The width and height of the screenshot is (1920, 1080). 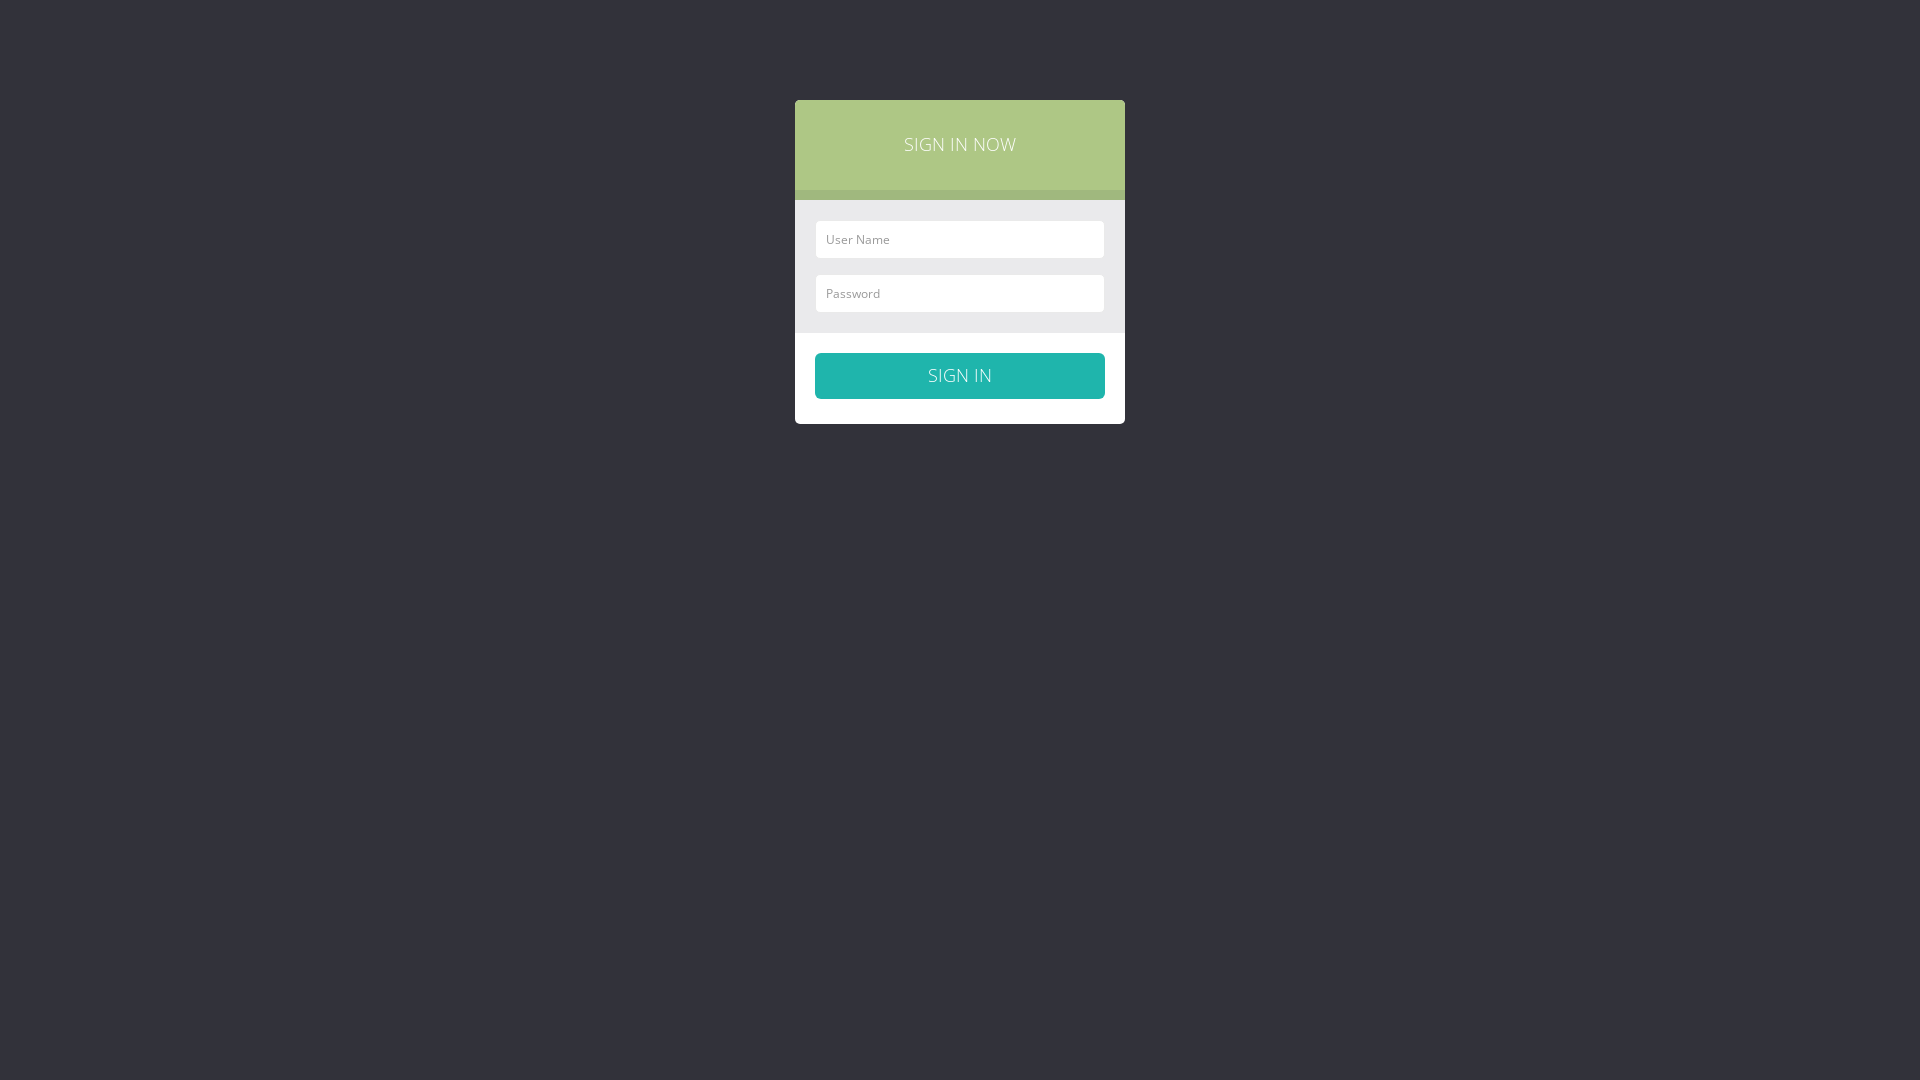 I want to click on 'Sign in', so click(x=960, y=375).